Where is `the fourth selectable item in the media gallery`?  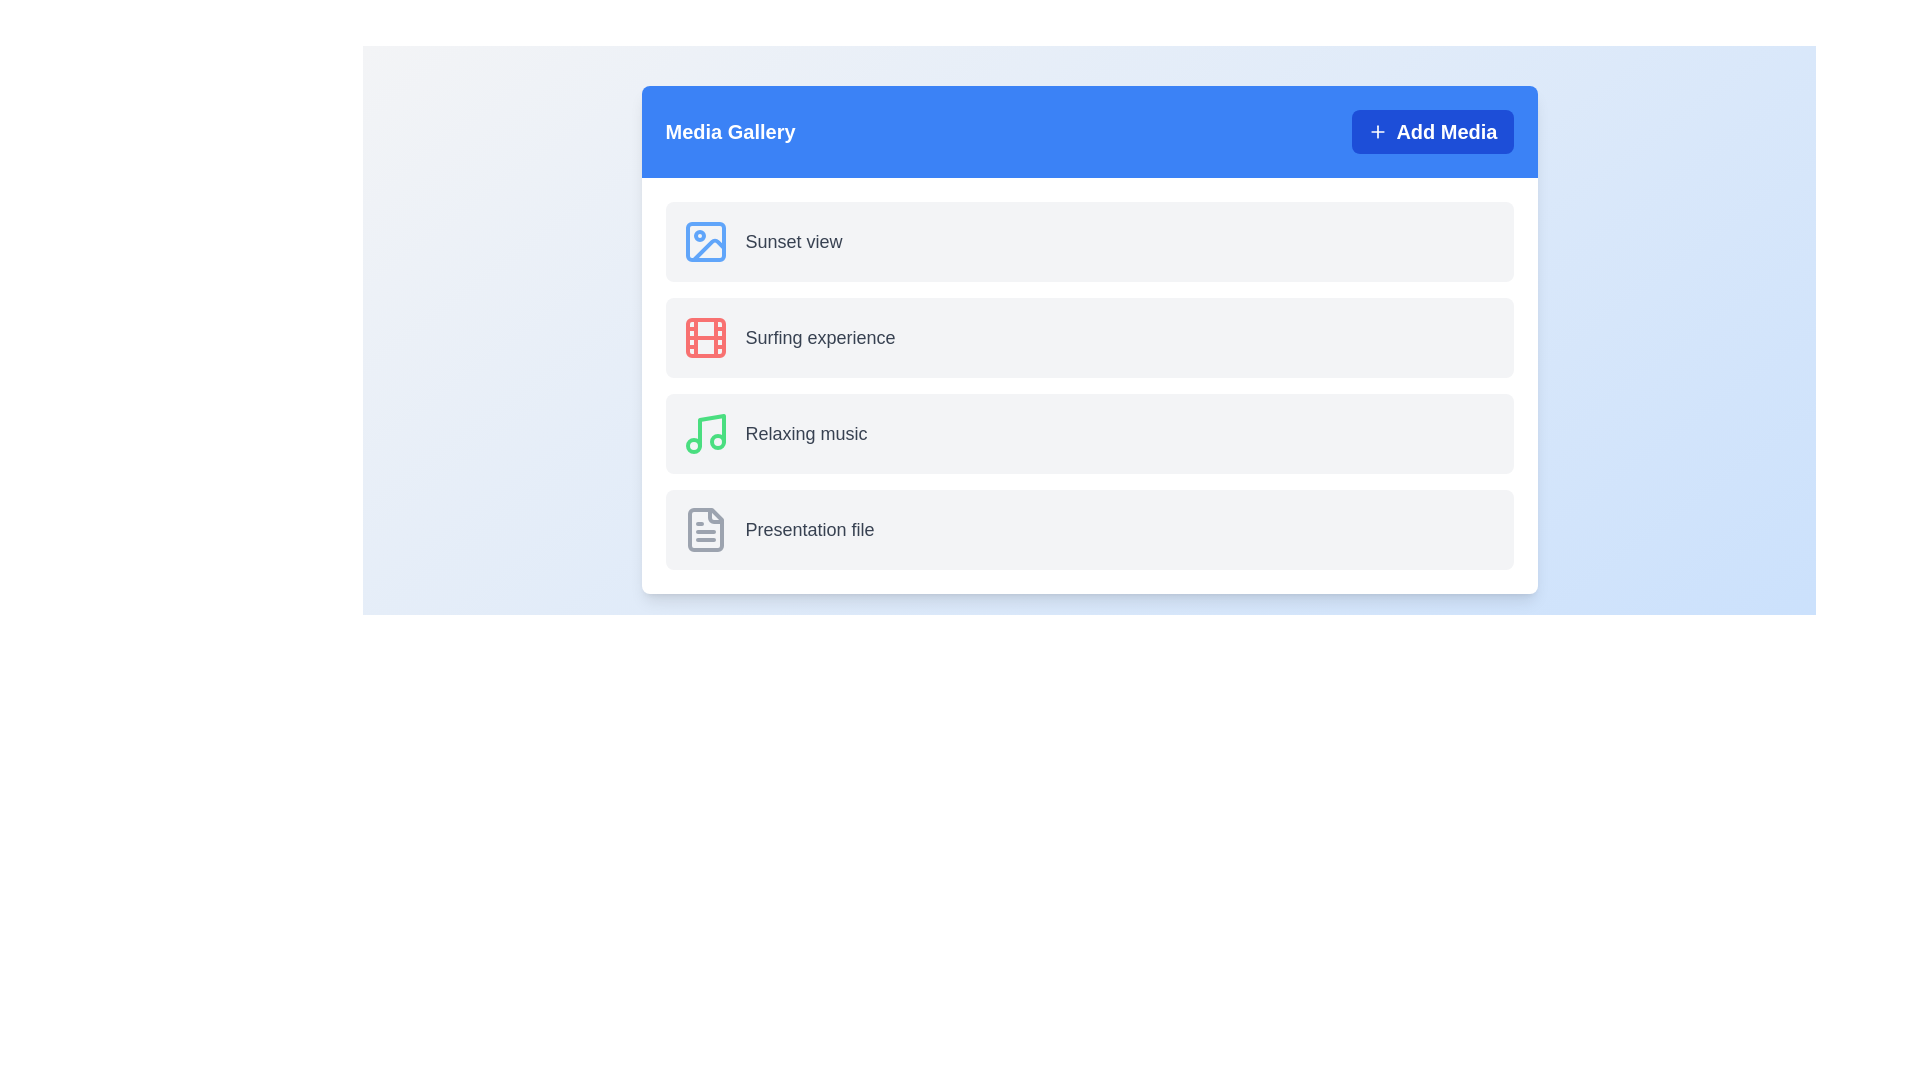 the fourth selectable item in the media gallery is located at coordinates (1088, 528).